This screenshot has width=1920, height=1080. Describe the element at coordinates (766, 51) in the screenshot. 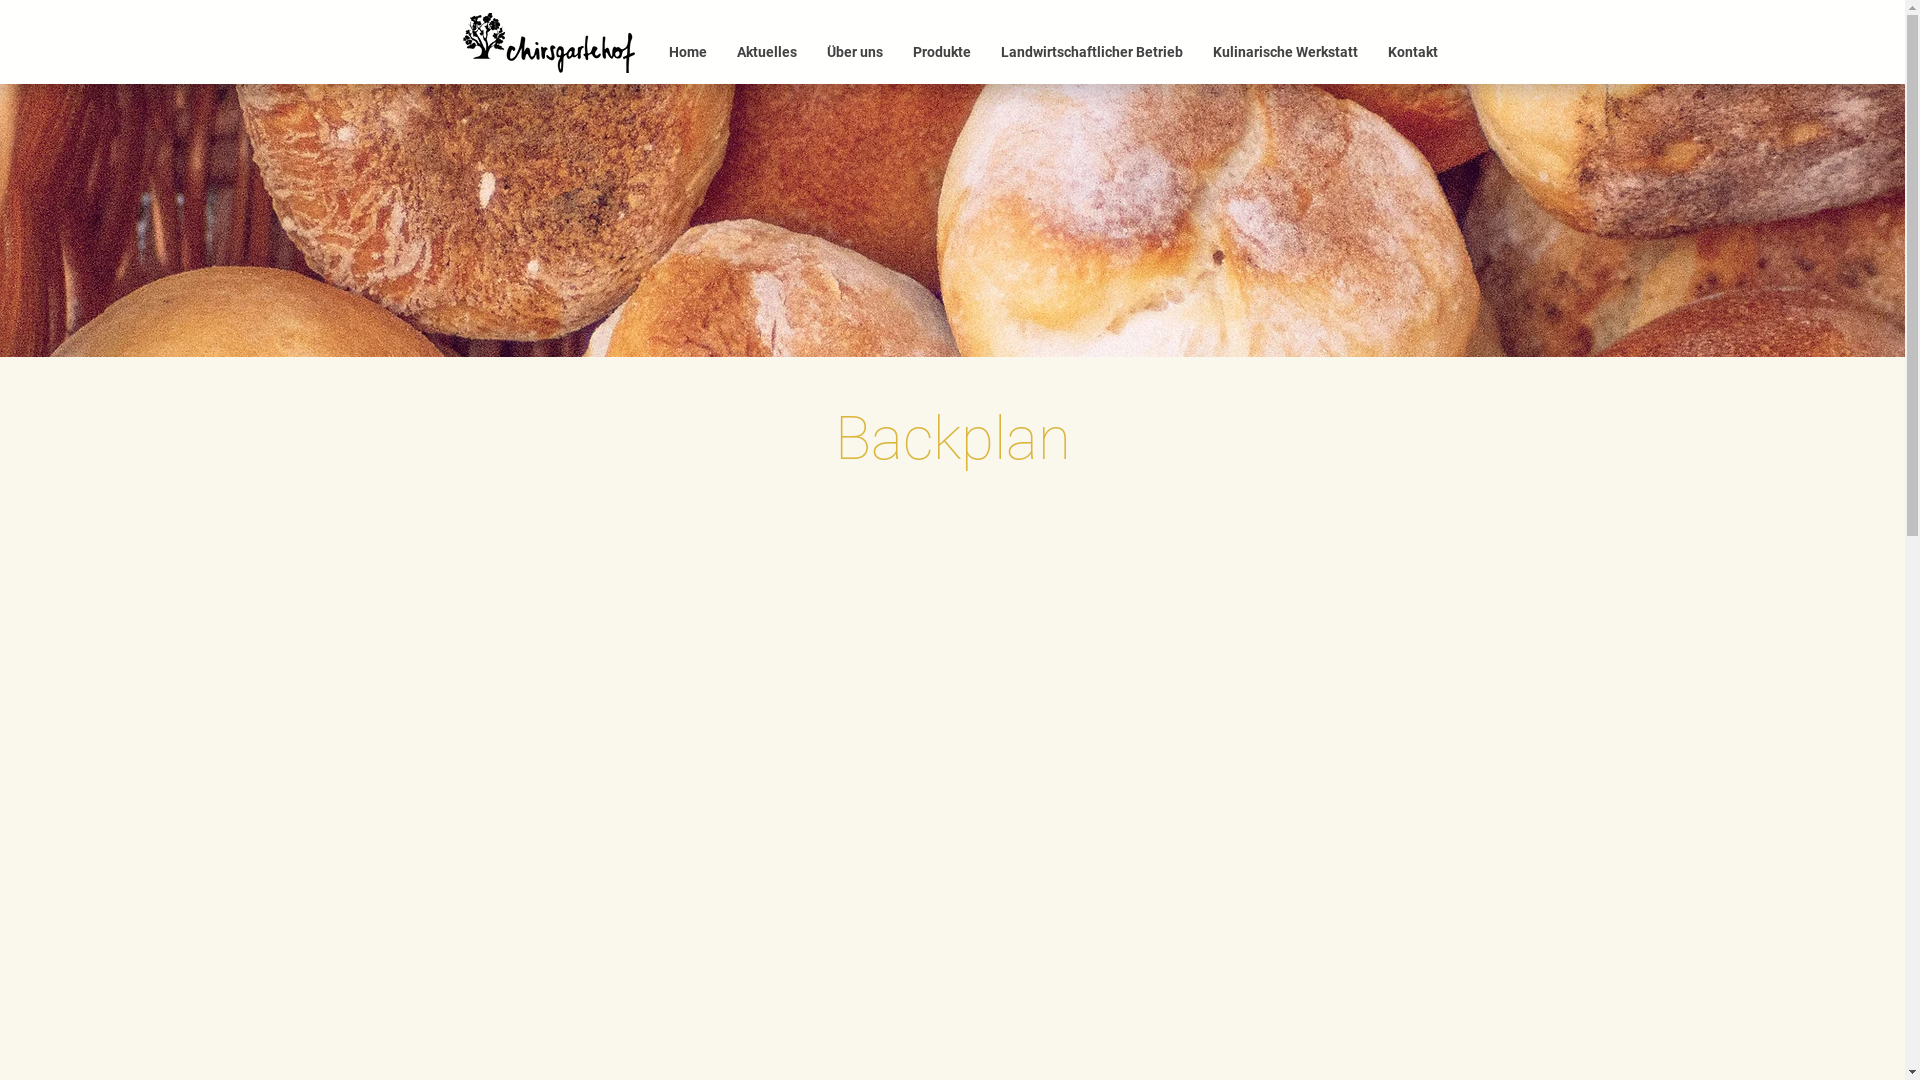

I see `'Aktuelles'` at that location.